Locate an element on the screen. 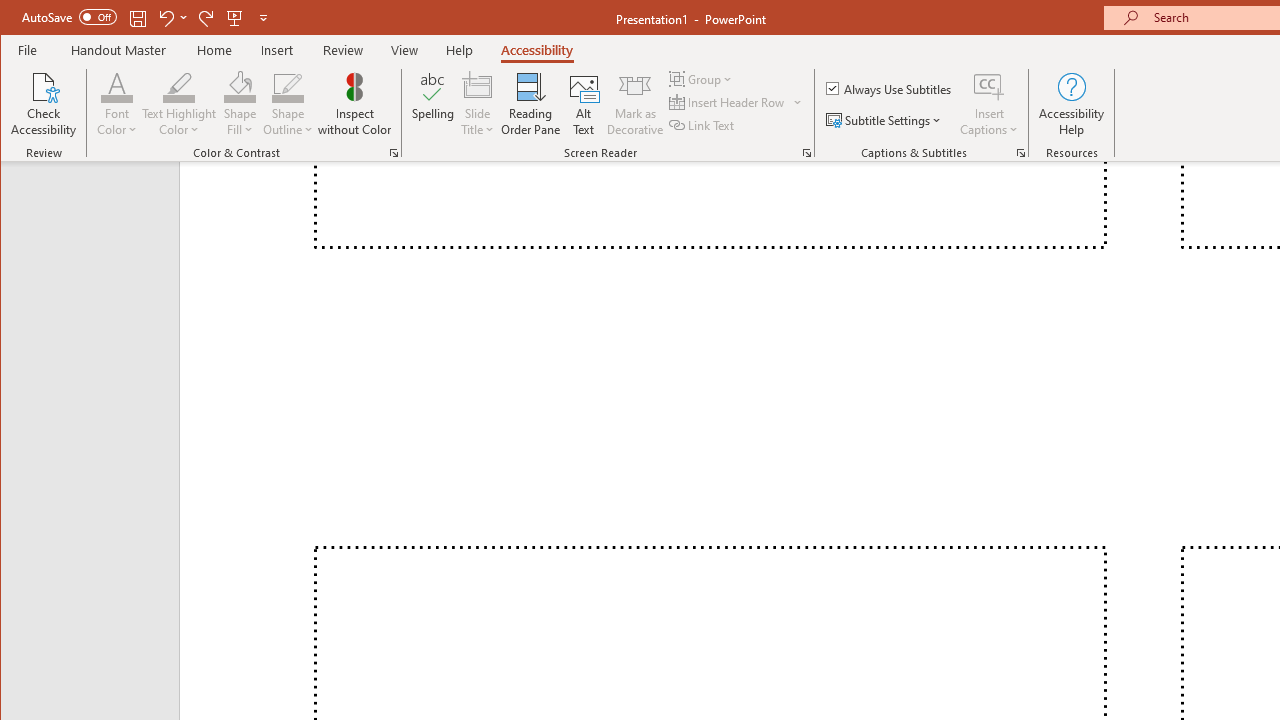 Image resolution: width=1280 pixels, height=720 pixels. 'Text Highlight Color' is located at coordinates (179, 104).